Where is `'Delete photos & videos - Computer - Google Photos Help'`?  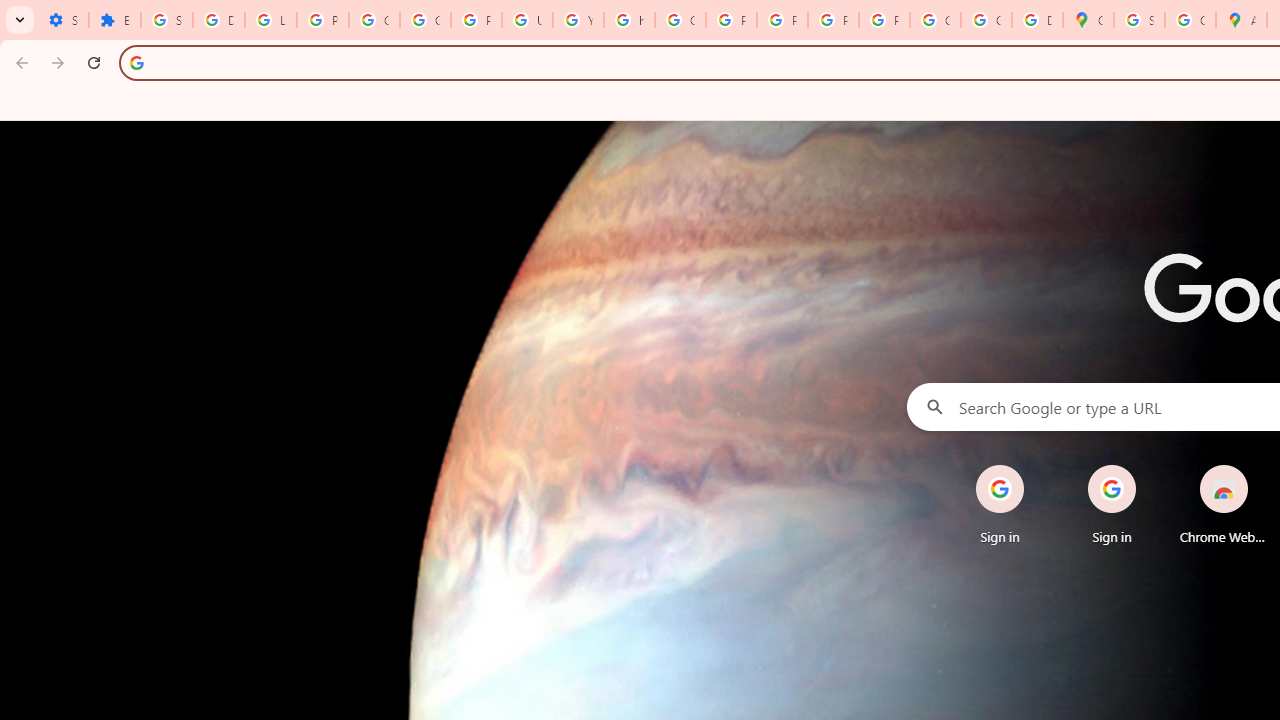 'Delete photos & videos - Computer - Google Photos Help' is located at coordinates (218, 20).